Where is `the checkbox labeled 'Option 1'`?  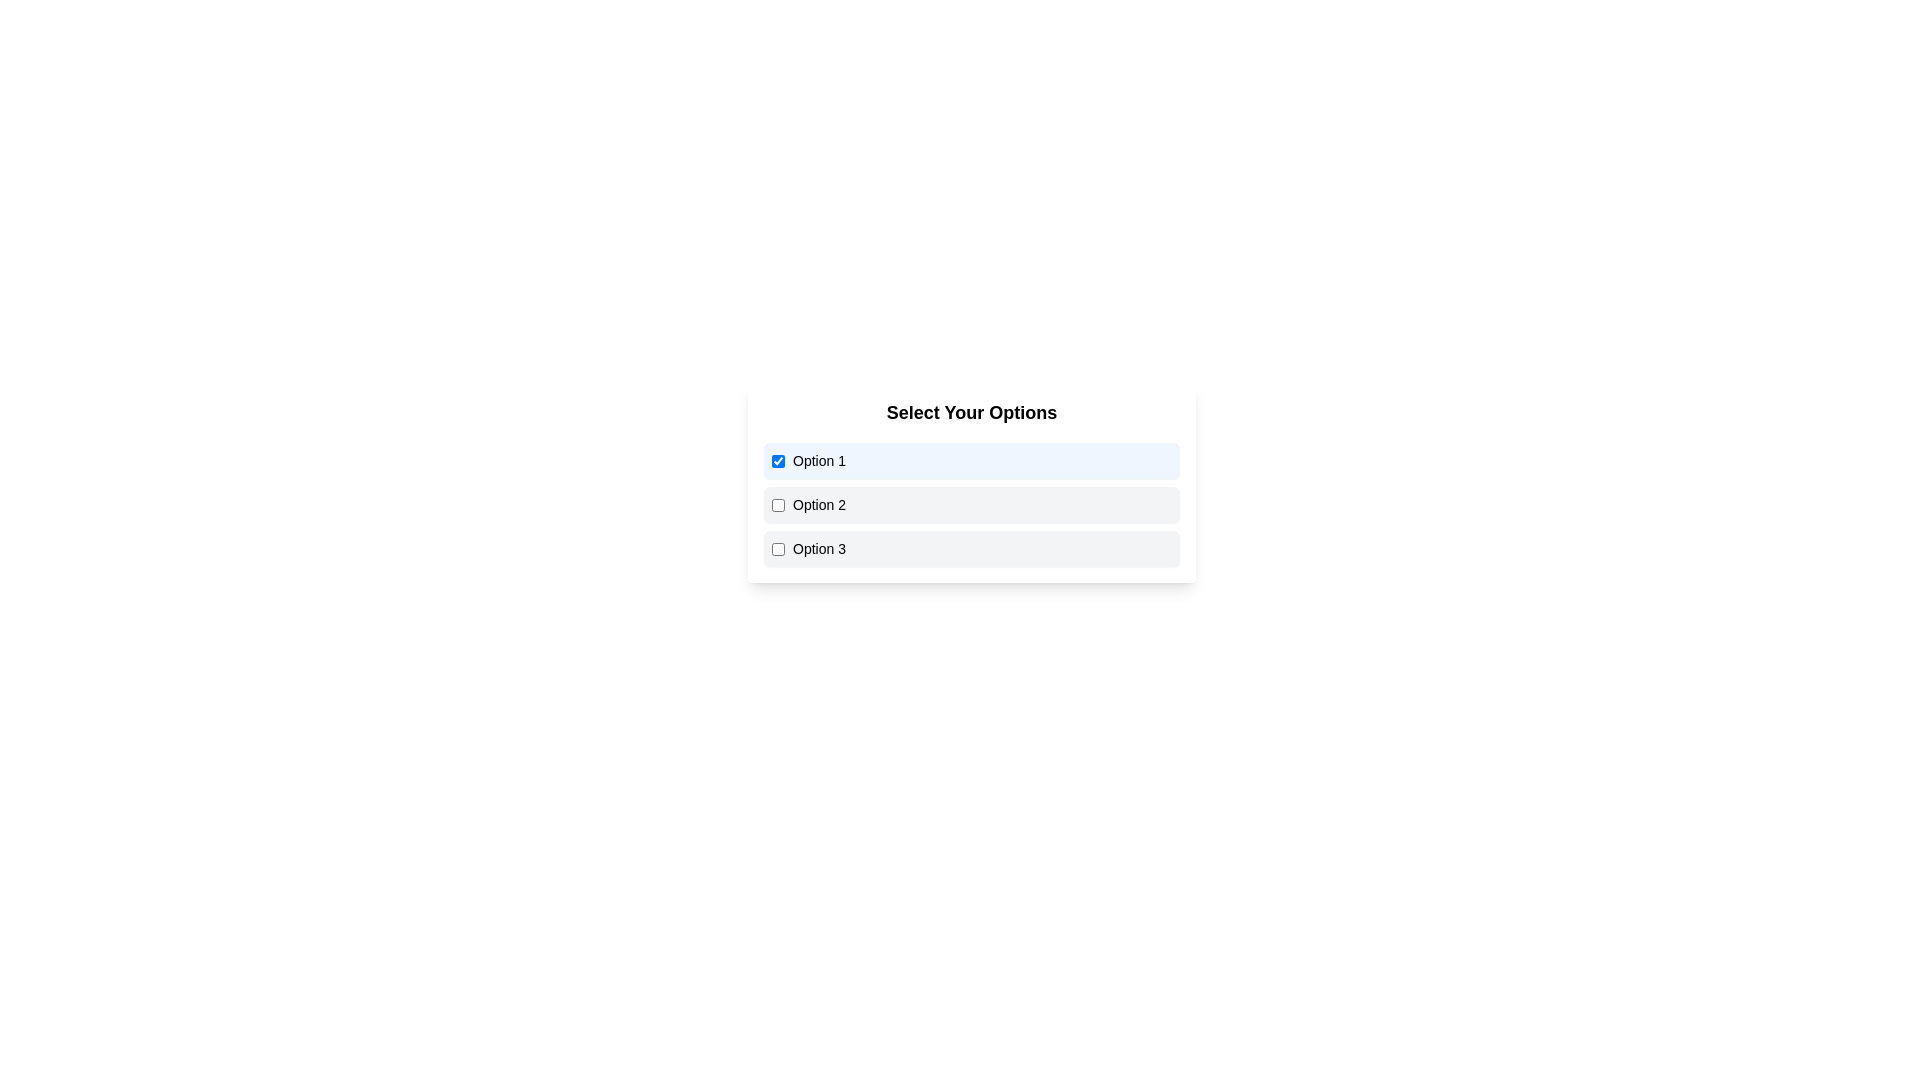 the checkbox labeled 'Option 1' is located at coordinates (777, 461).